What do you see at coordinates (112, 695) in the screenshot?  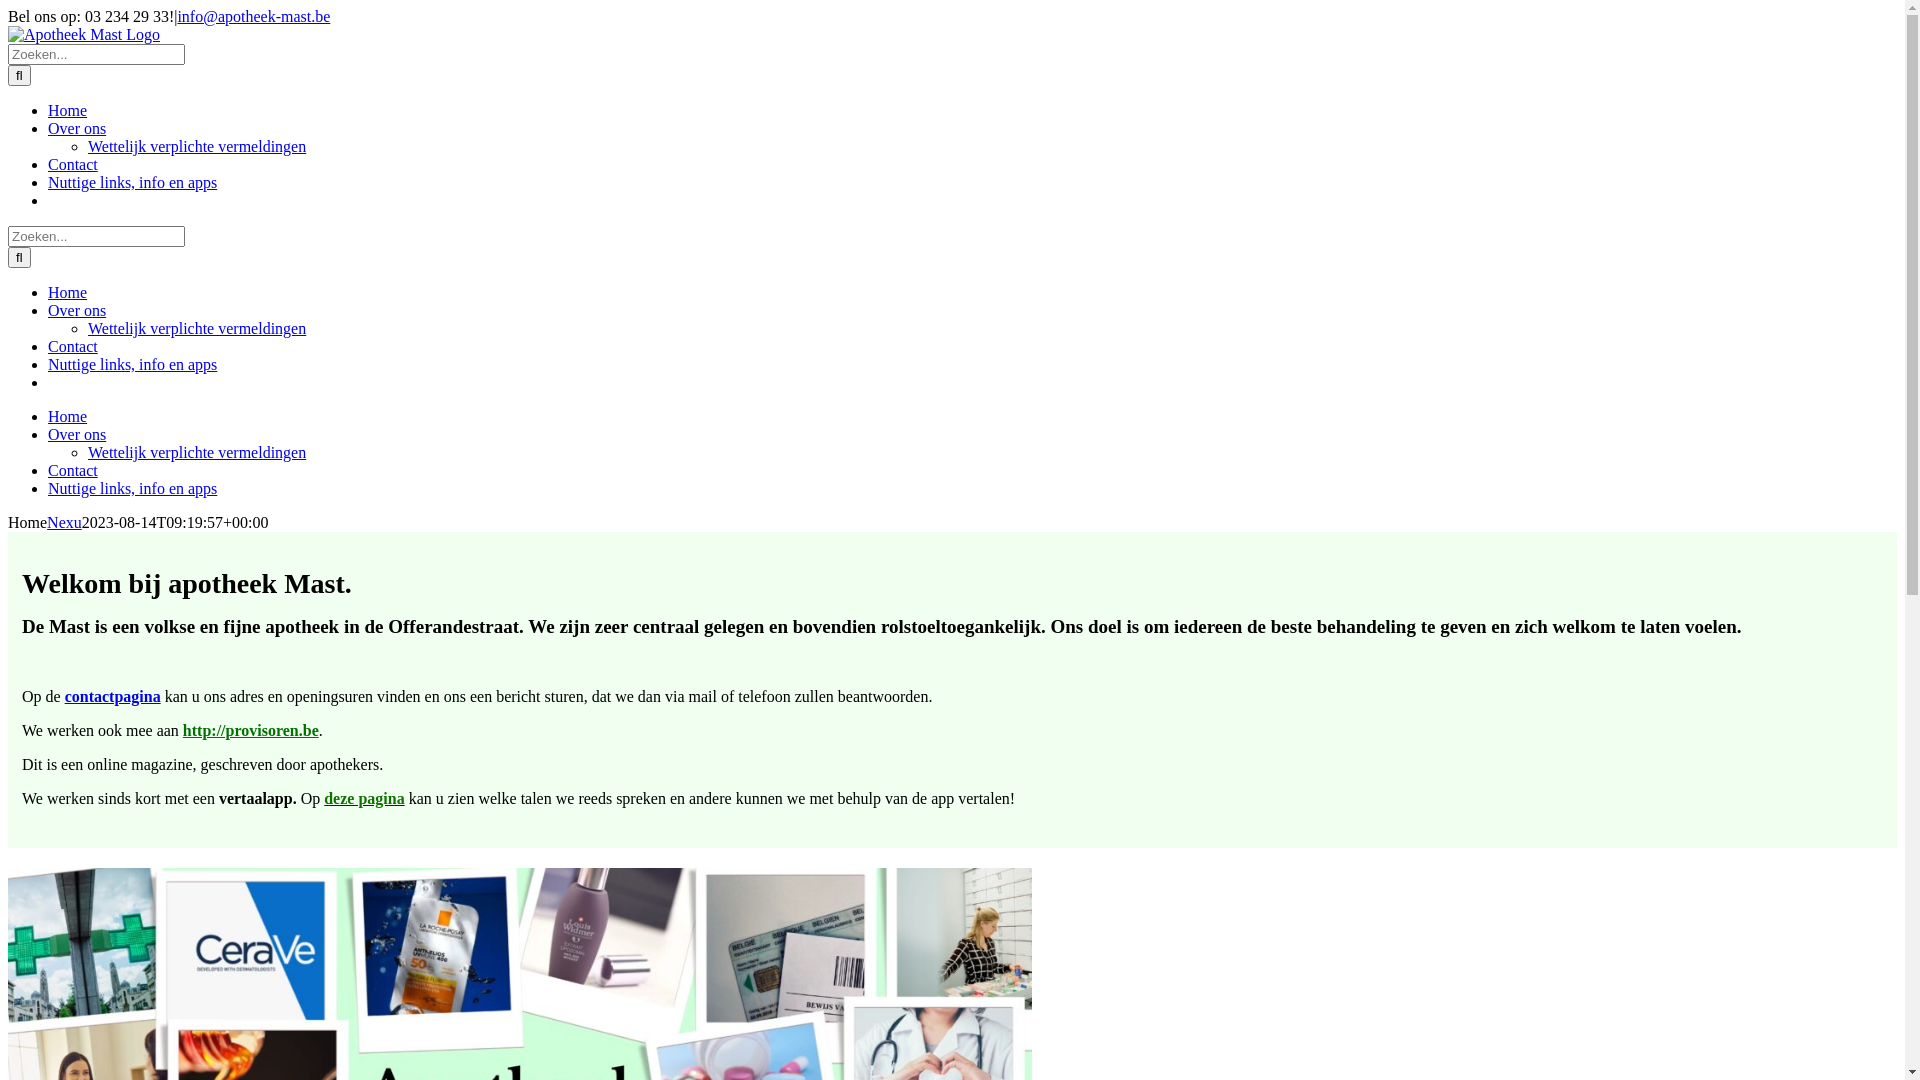 I see `'contactpagina'` at bounding box center [112, 695].